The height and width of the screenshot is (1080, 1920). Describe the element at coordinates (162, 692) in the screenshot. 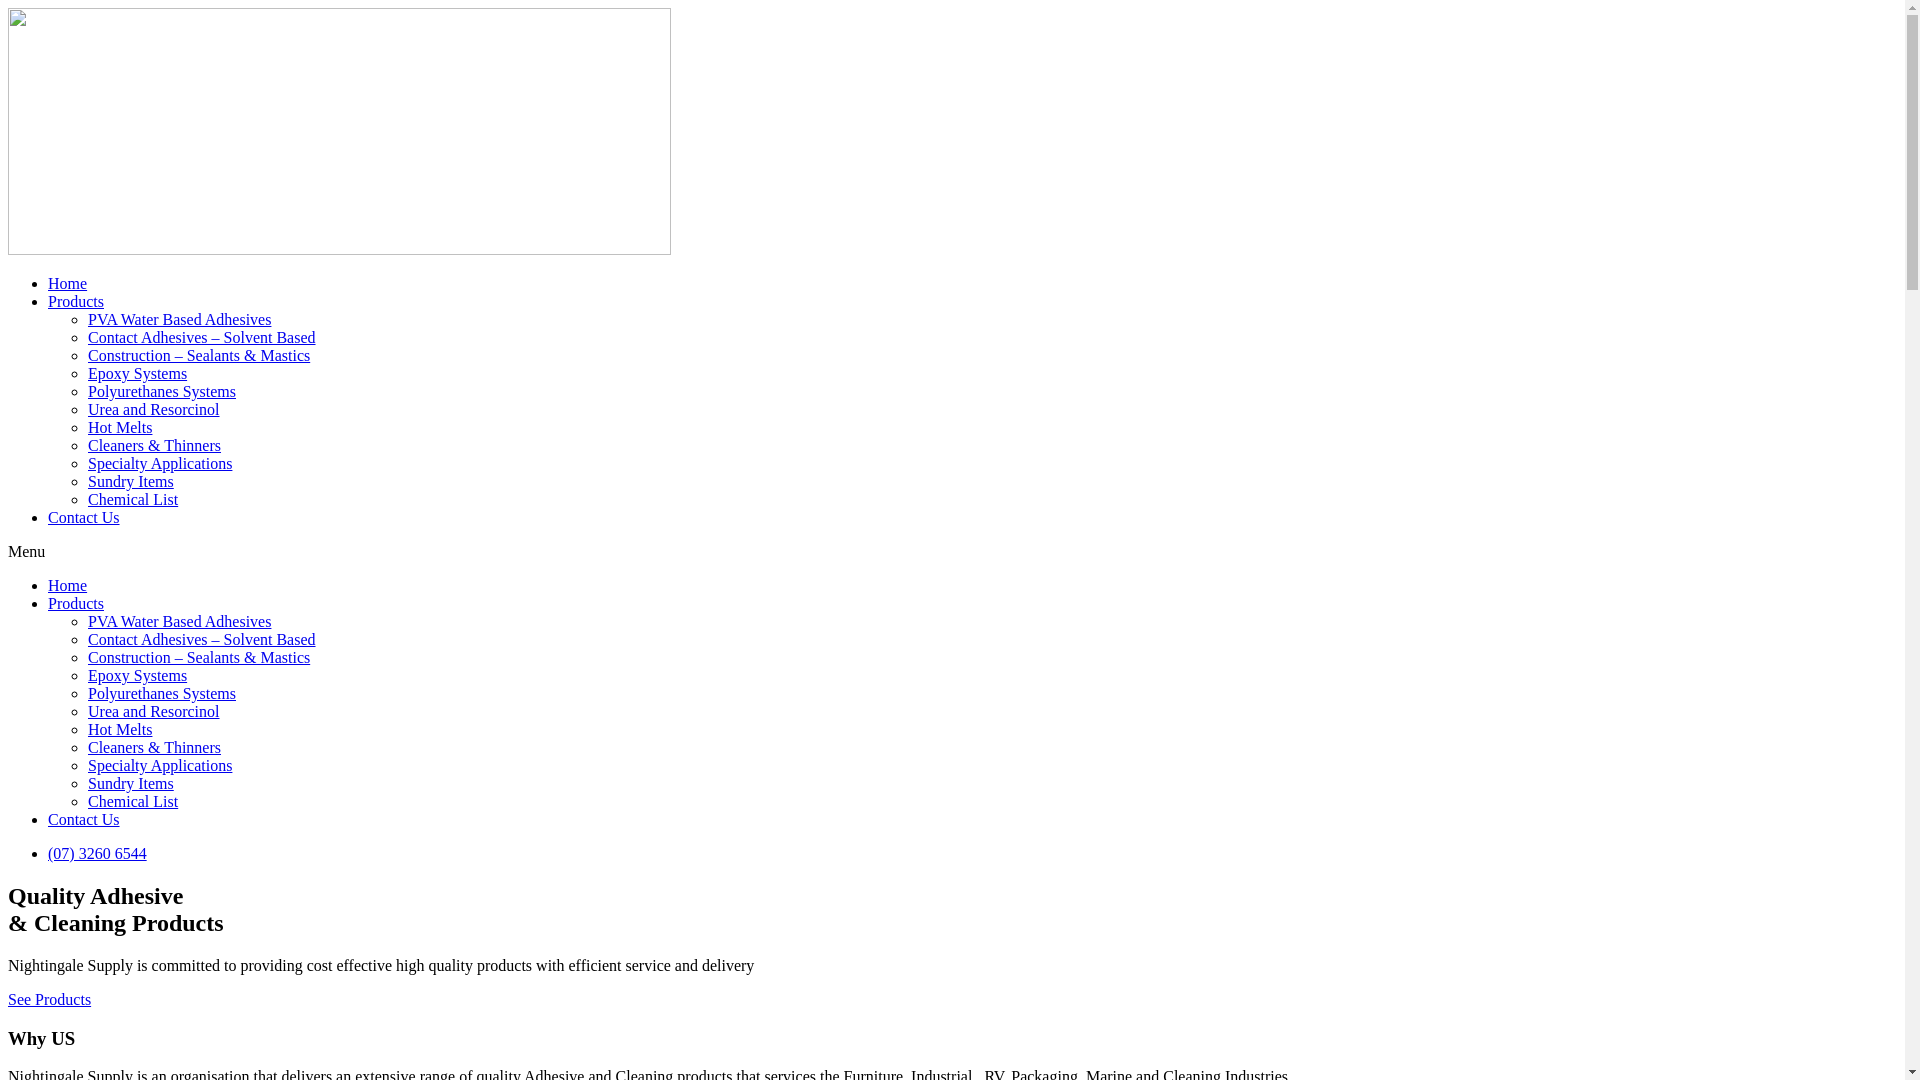

I see `'Polyurethanes Systems'` at that location.